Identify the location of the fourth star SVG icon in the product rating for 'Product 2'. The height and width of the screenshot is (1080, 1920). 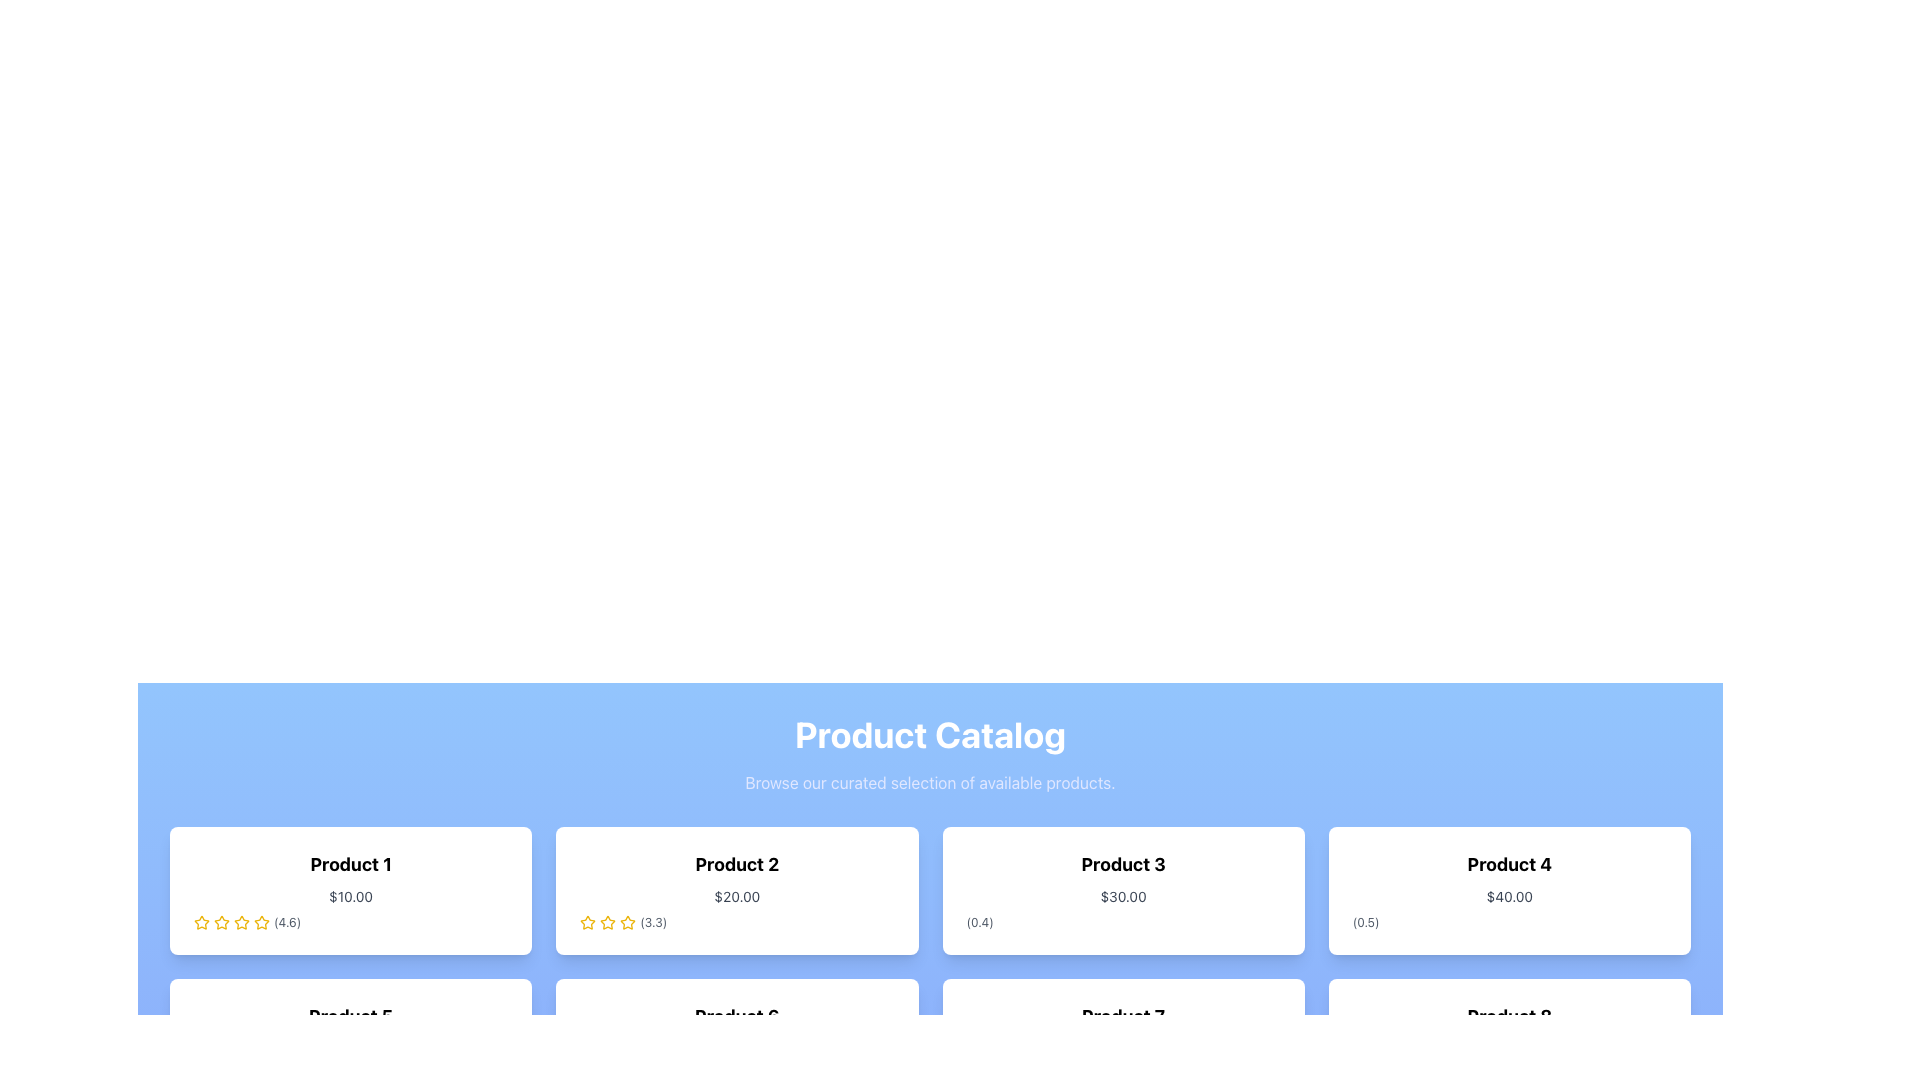
(627, 922).